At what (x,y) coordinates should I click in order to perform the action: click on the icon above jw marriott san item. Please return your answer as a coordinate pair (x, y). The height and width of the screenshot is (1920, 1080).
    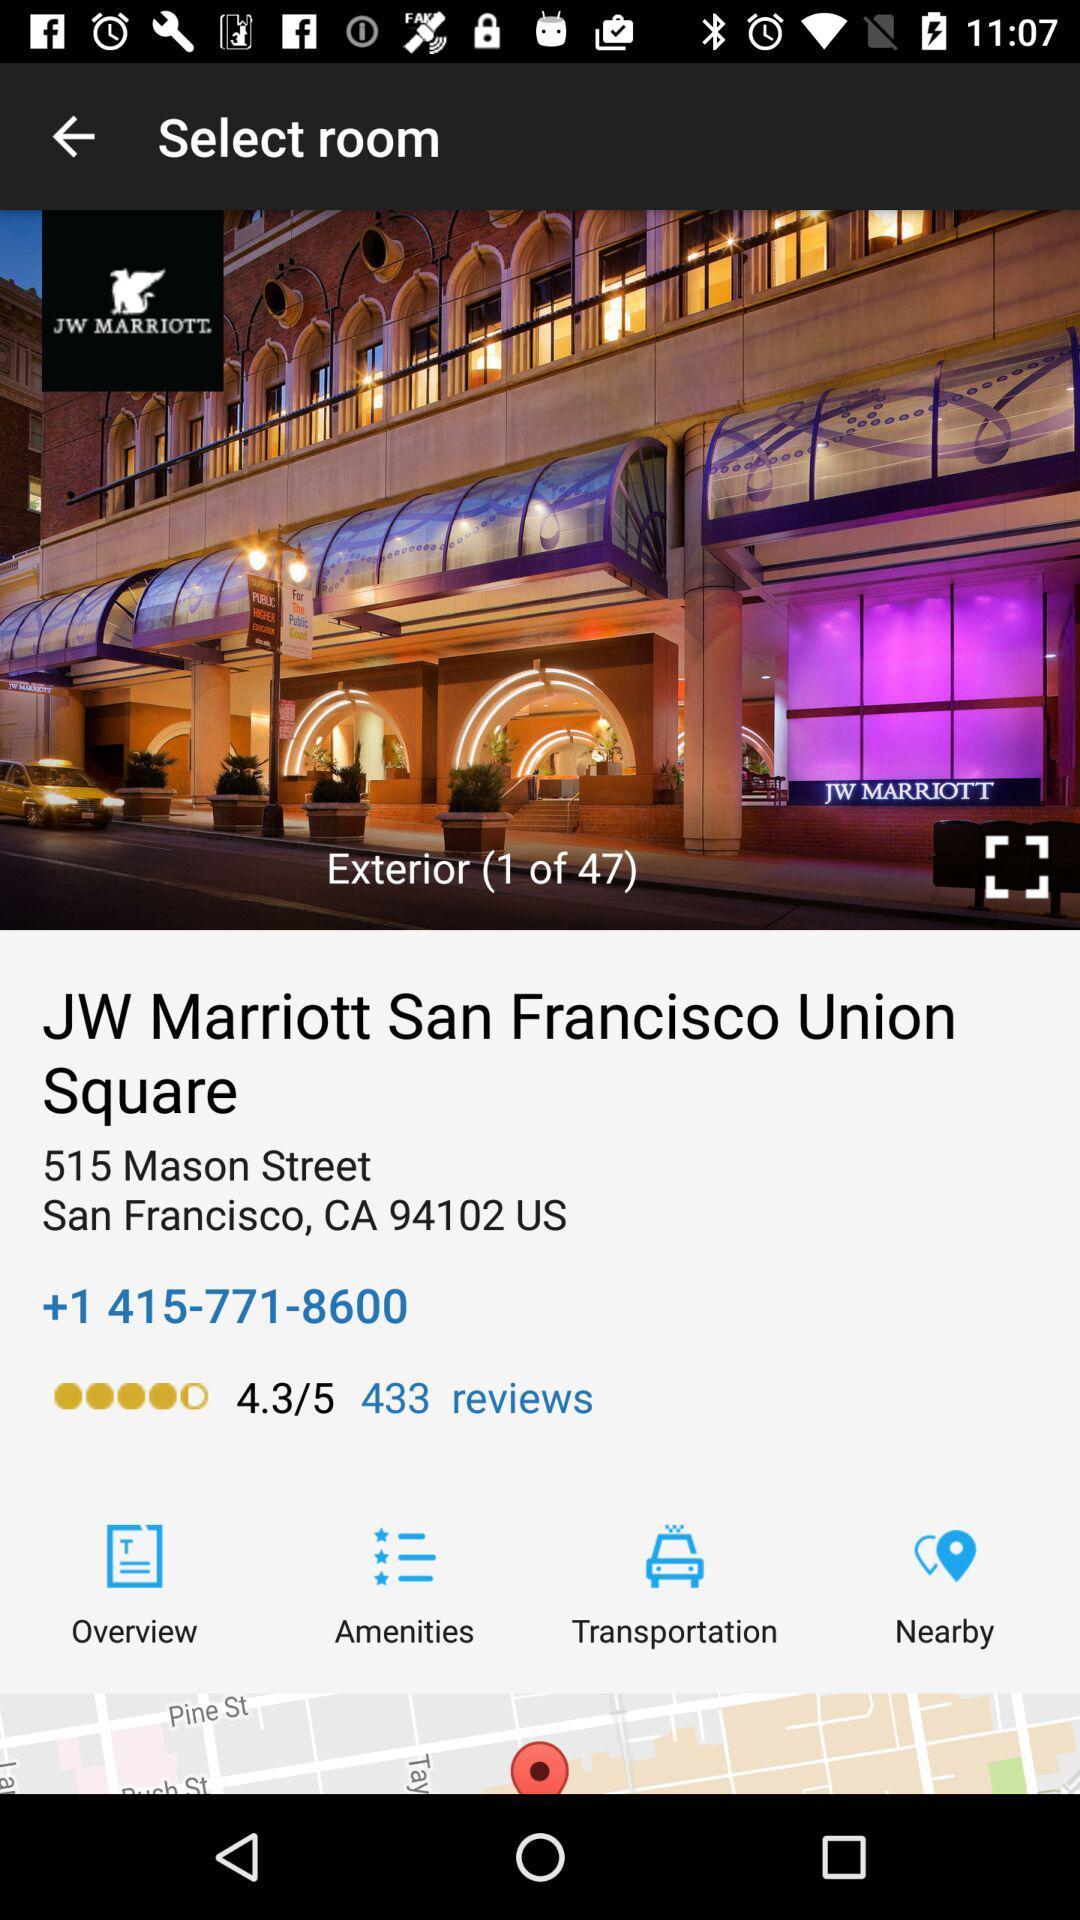
    Looking at the image, I should click on (1017, 867).